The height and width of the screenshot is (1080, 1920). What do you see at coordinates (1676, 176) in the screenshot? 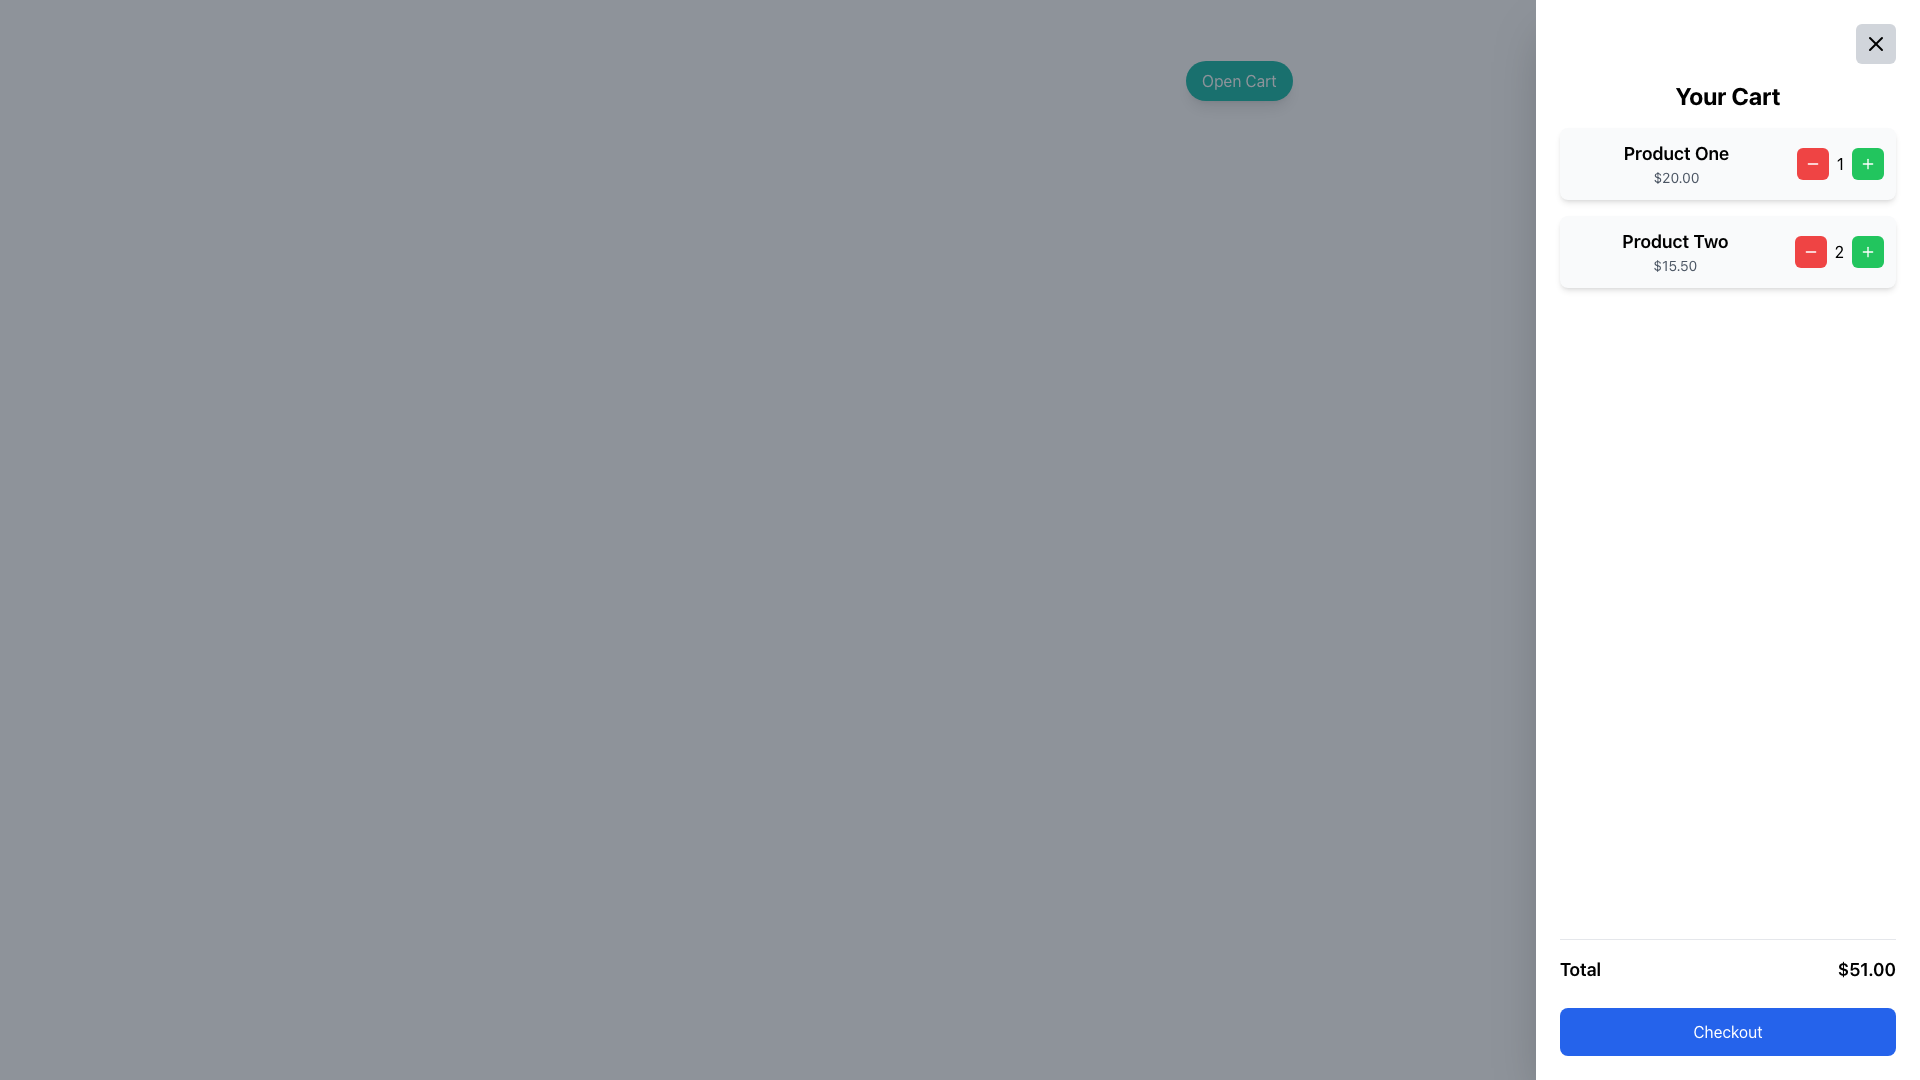
I see `the text displaying the price '$20.00' located below 'Product One'` at bounding box center [1676, 176].